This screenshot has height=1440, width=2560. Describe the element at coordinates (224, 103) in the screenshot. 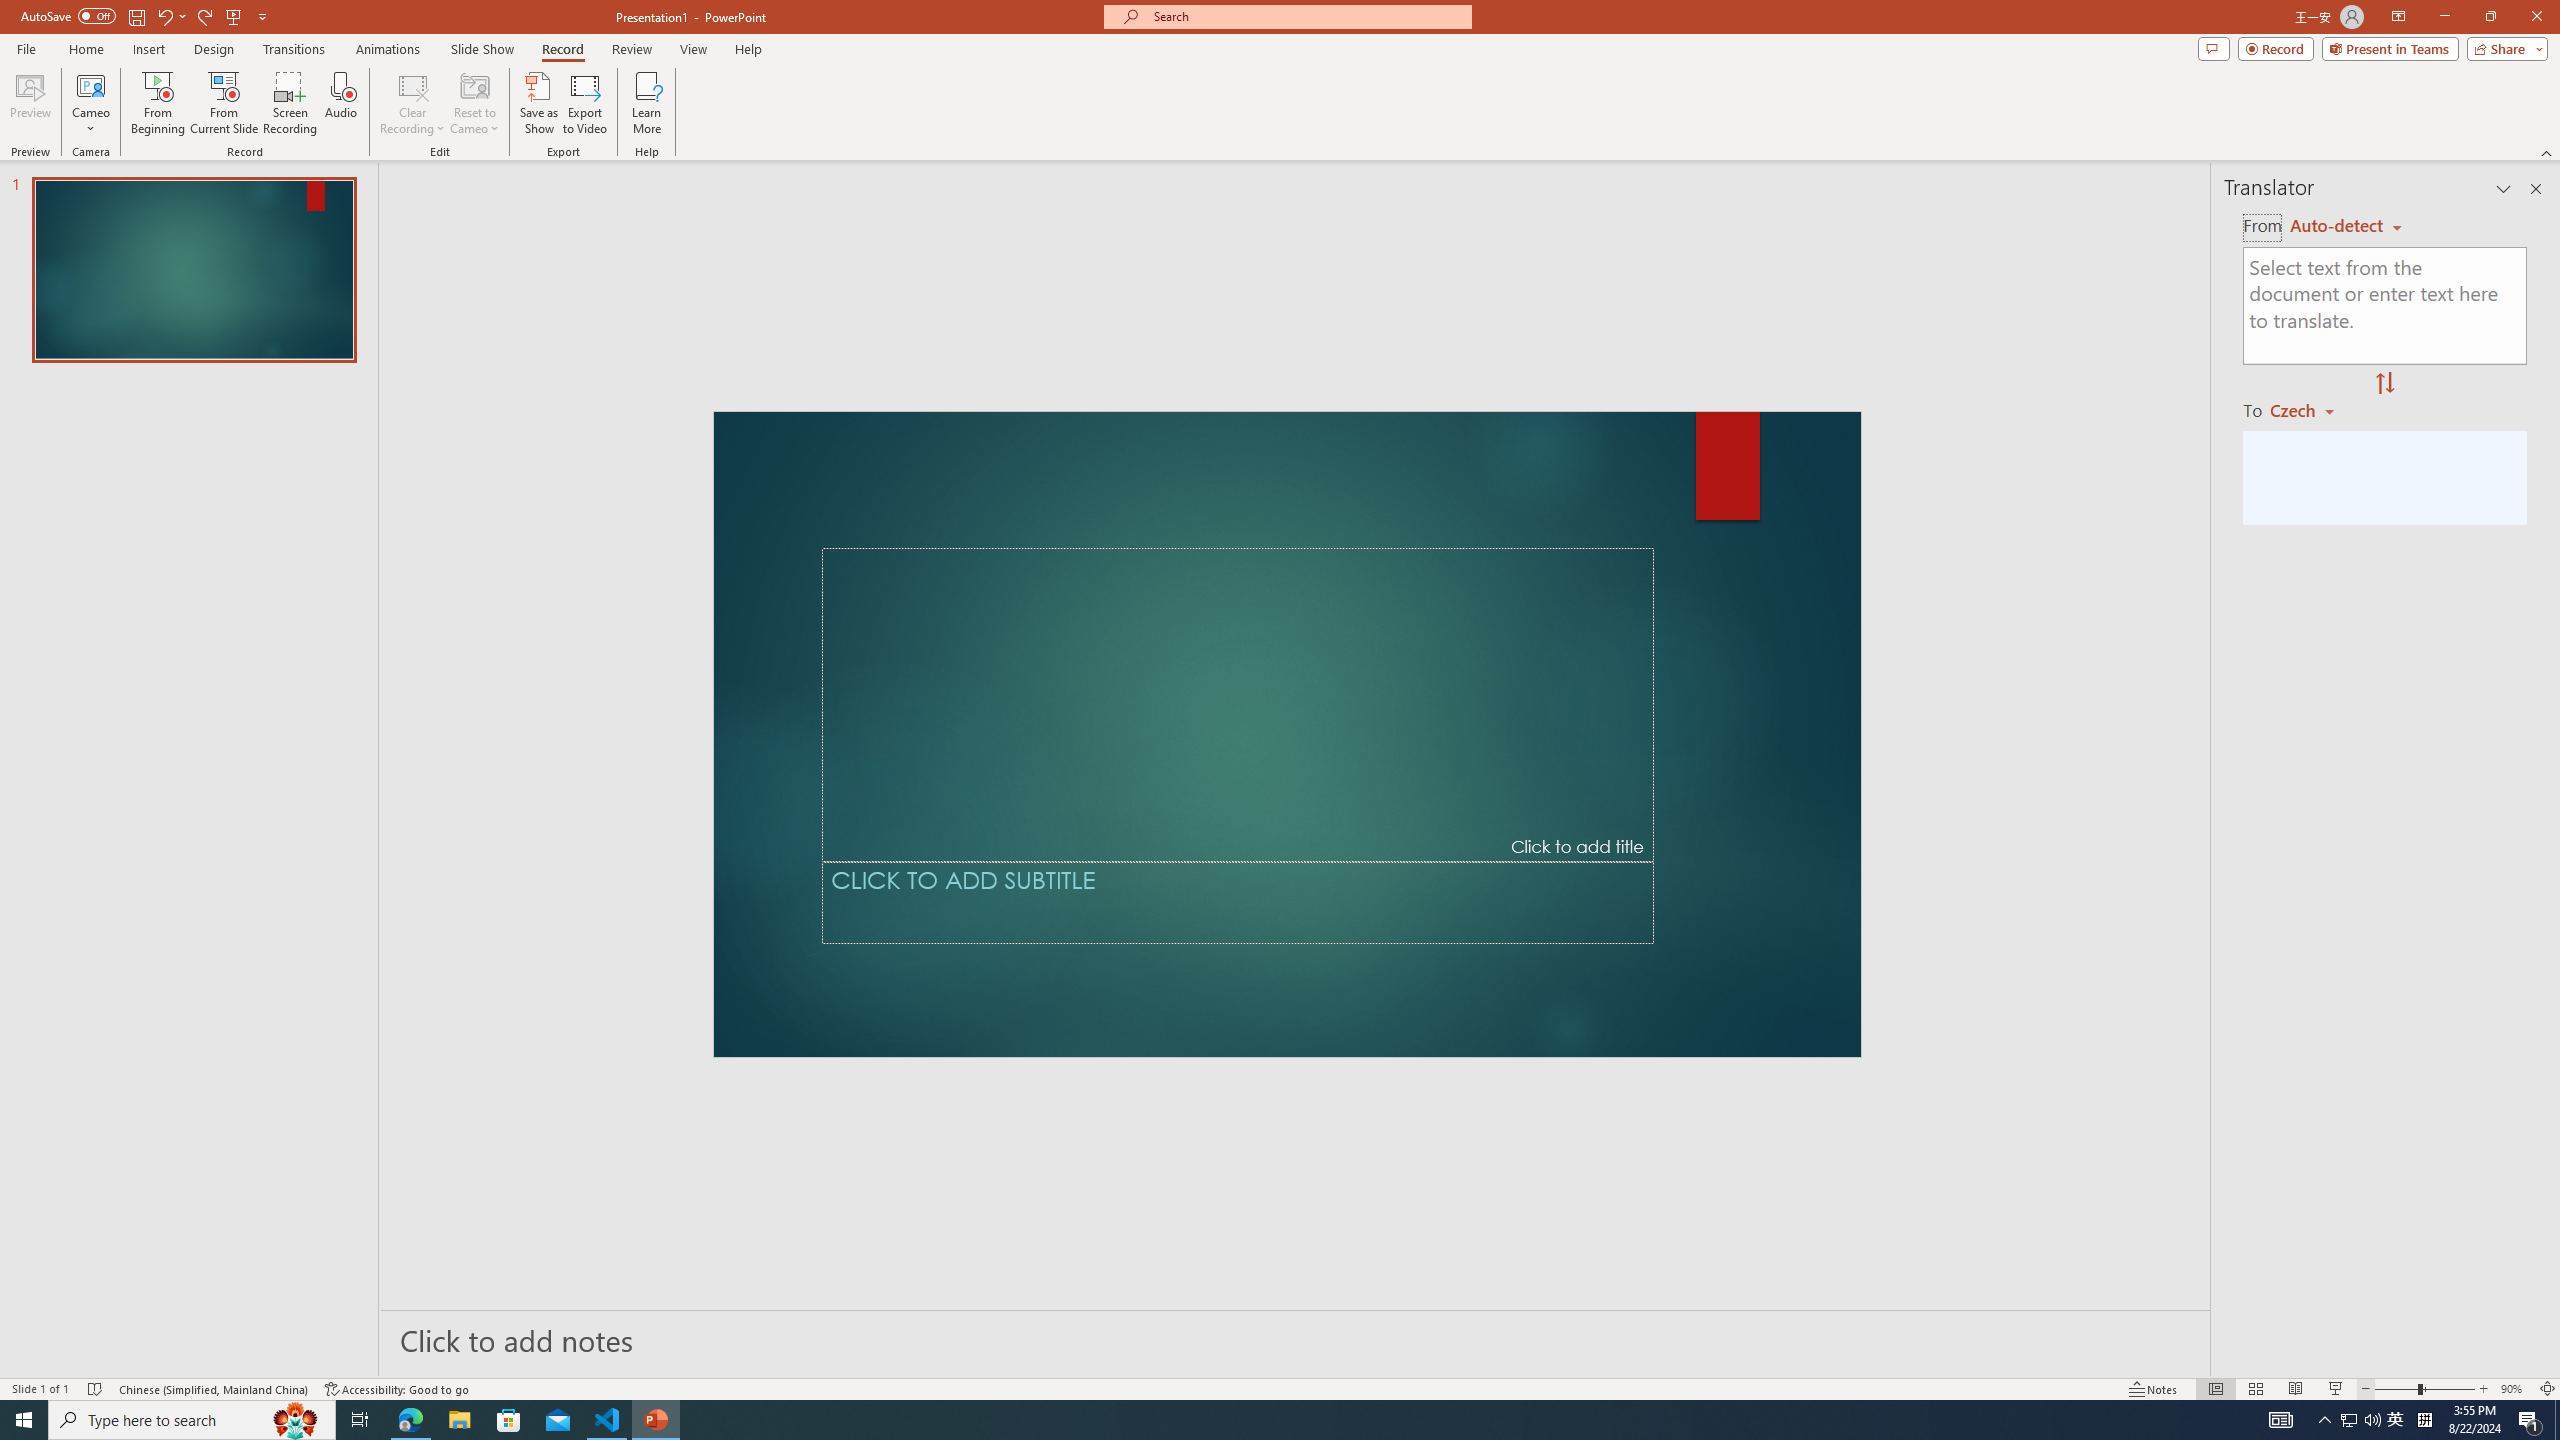

I see `'From Current Slide...'` at that location.